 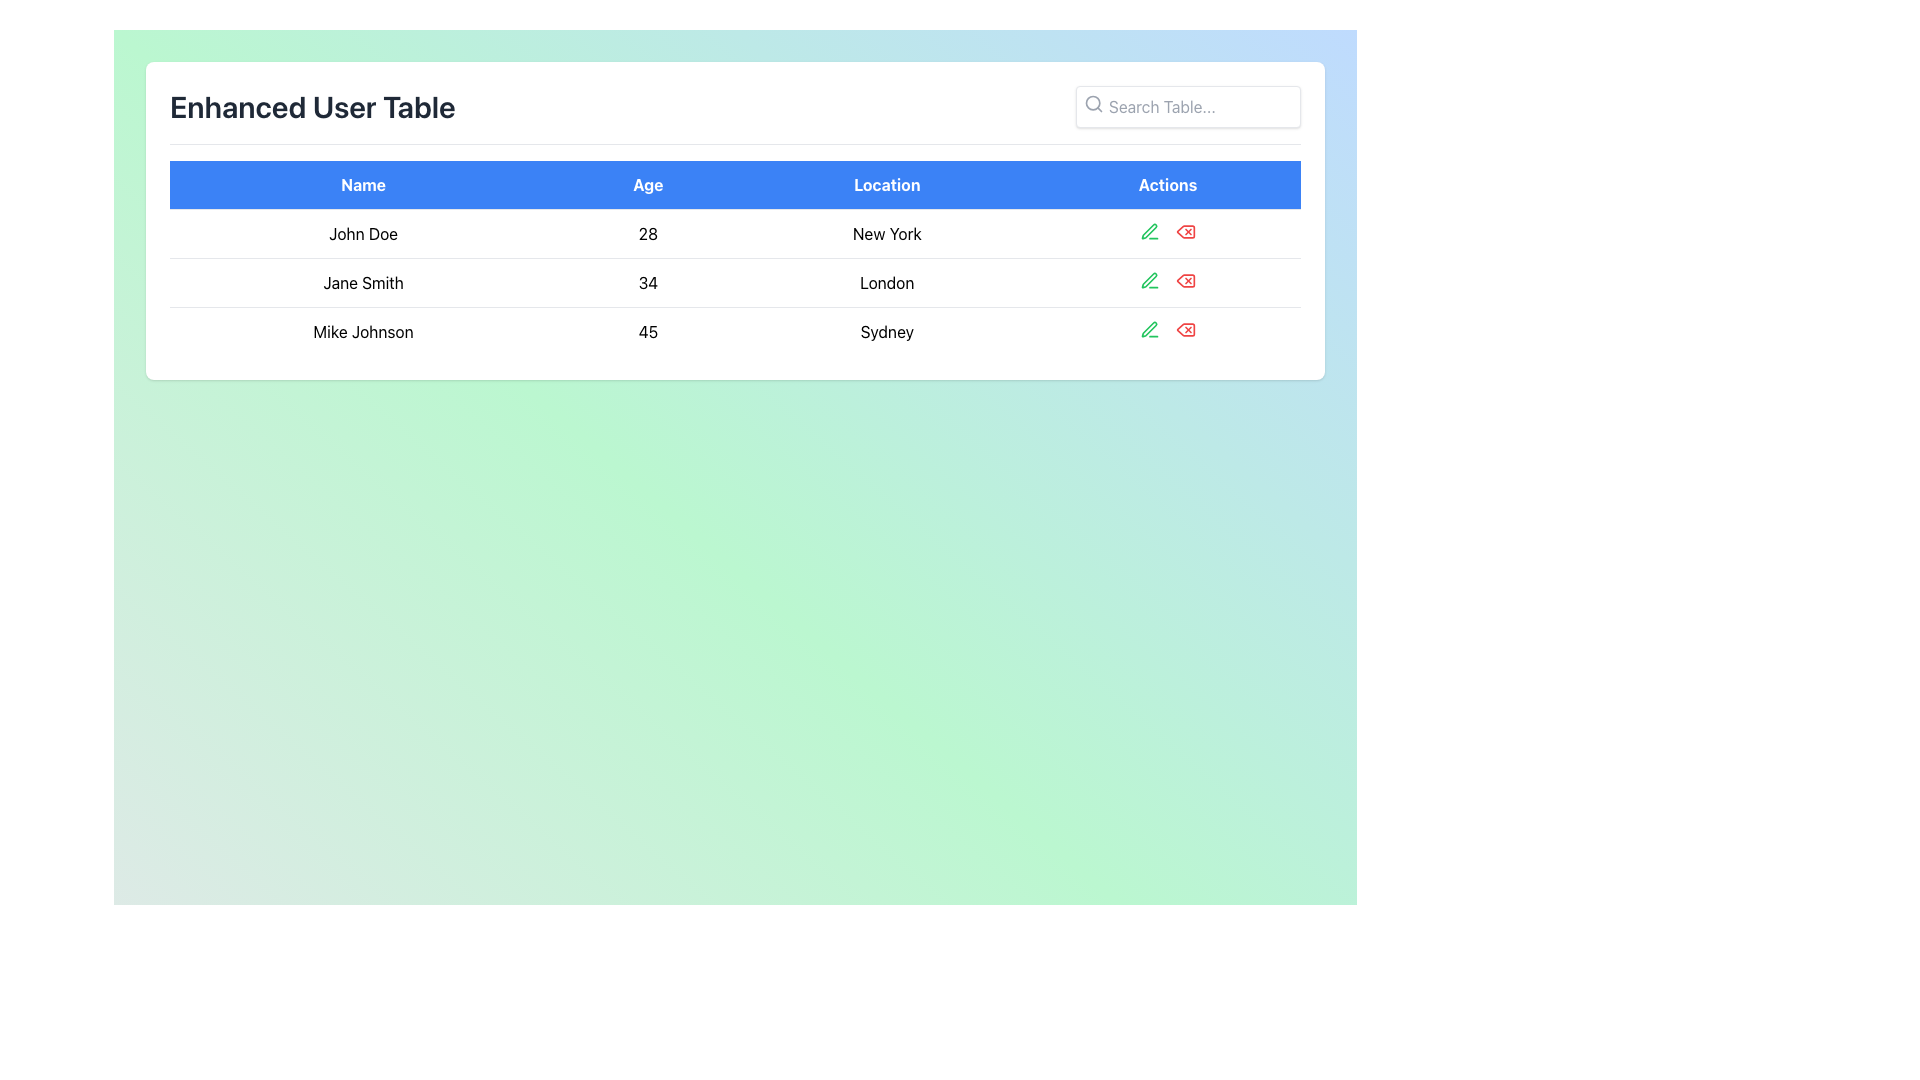 I want to click on the Action group icons consisting of a green pencil and a red cross, located in the fourth cell of the first row under the 'Actions' column, aligned with 'John Doe' in the 'Name' column, so click(x=1167, y=230).